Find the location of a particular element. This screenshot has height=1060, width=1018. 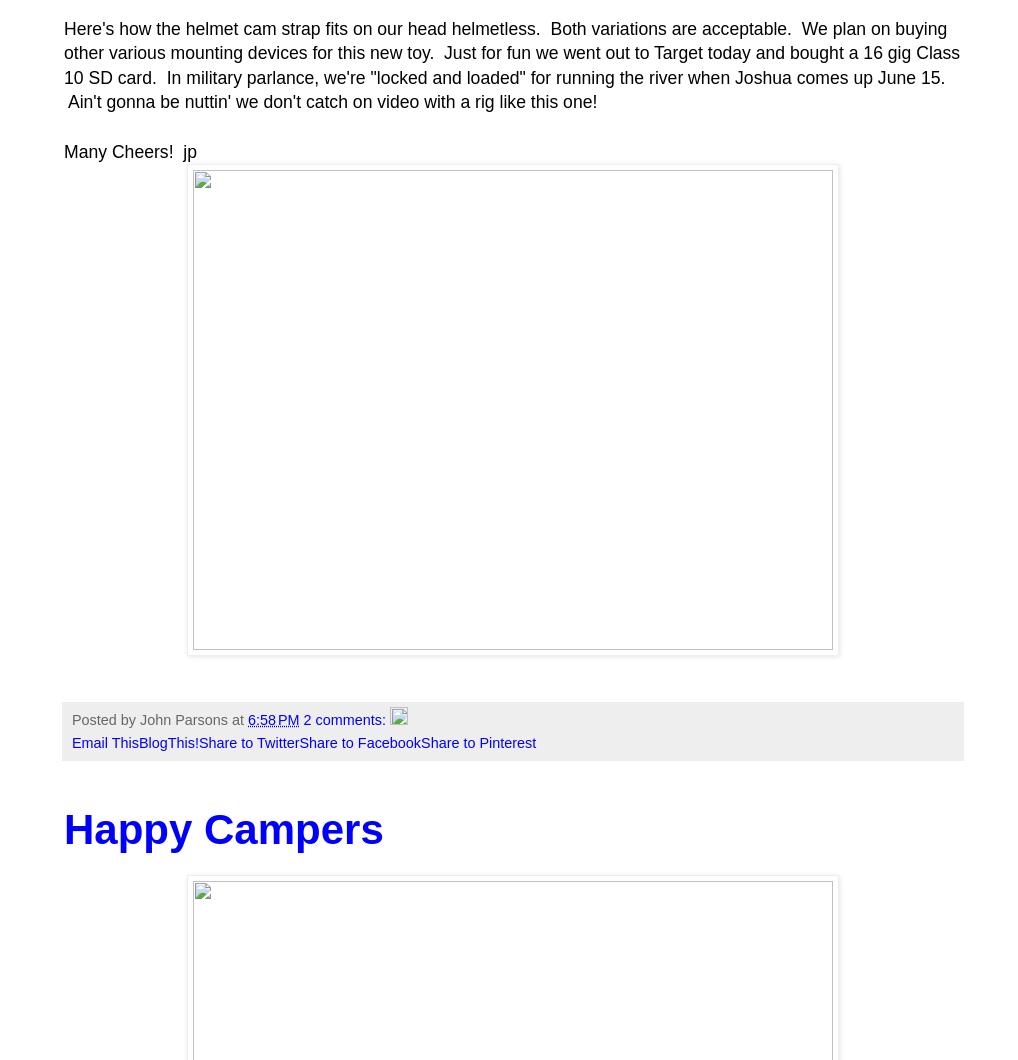

'Many Cheers!  jp' is located at coordinates (128, 150).